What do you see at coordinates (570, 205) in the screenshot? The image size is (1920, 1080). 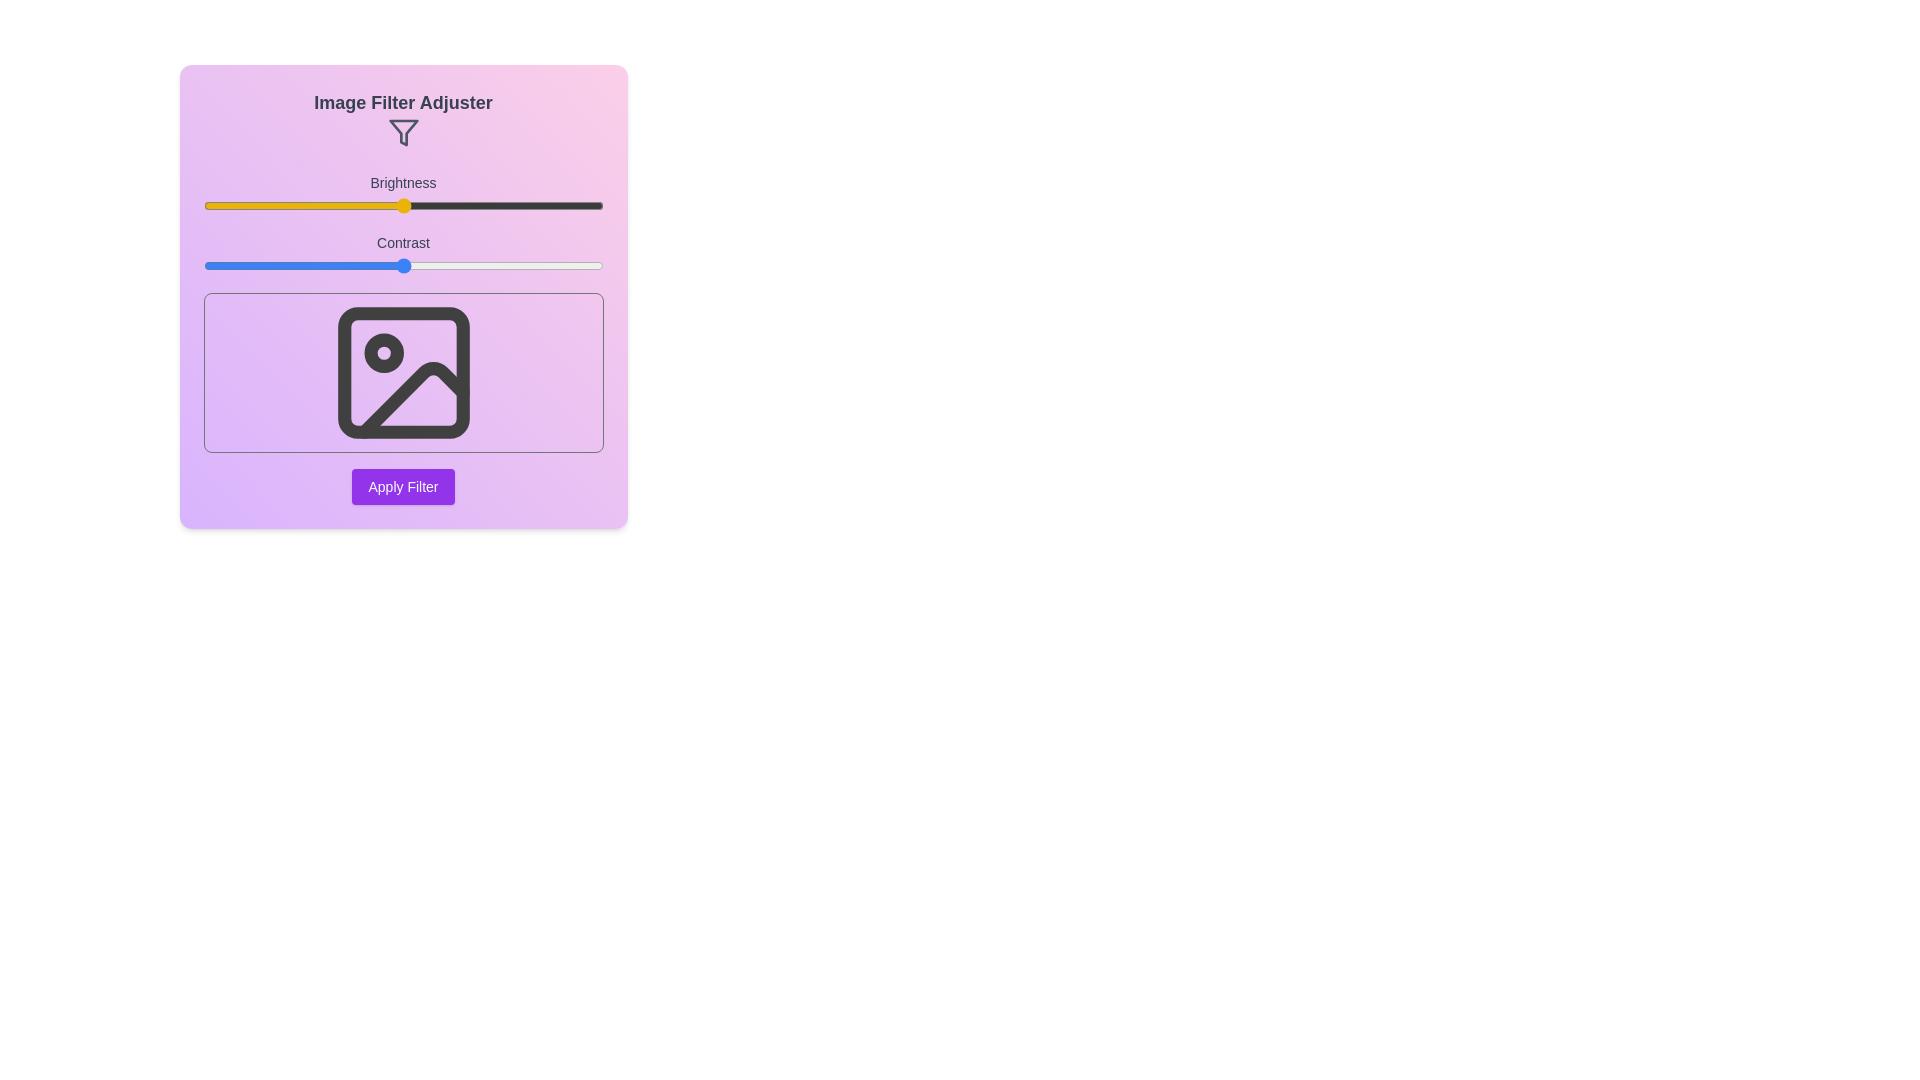 I see `the brightness slider to 92% and observe the preview image` at bounding box center [570, 205].